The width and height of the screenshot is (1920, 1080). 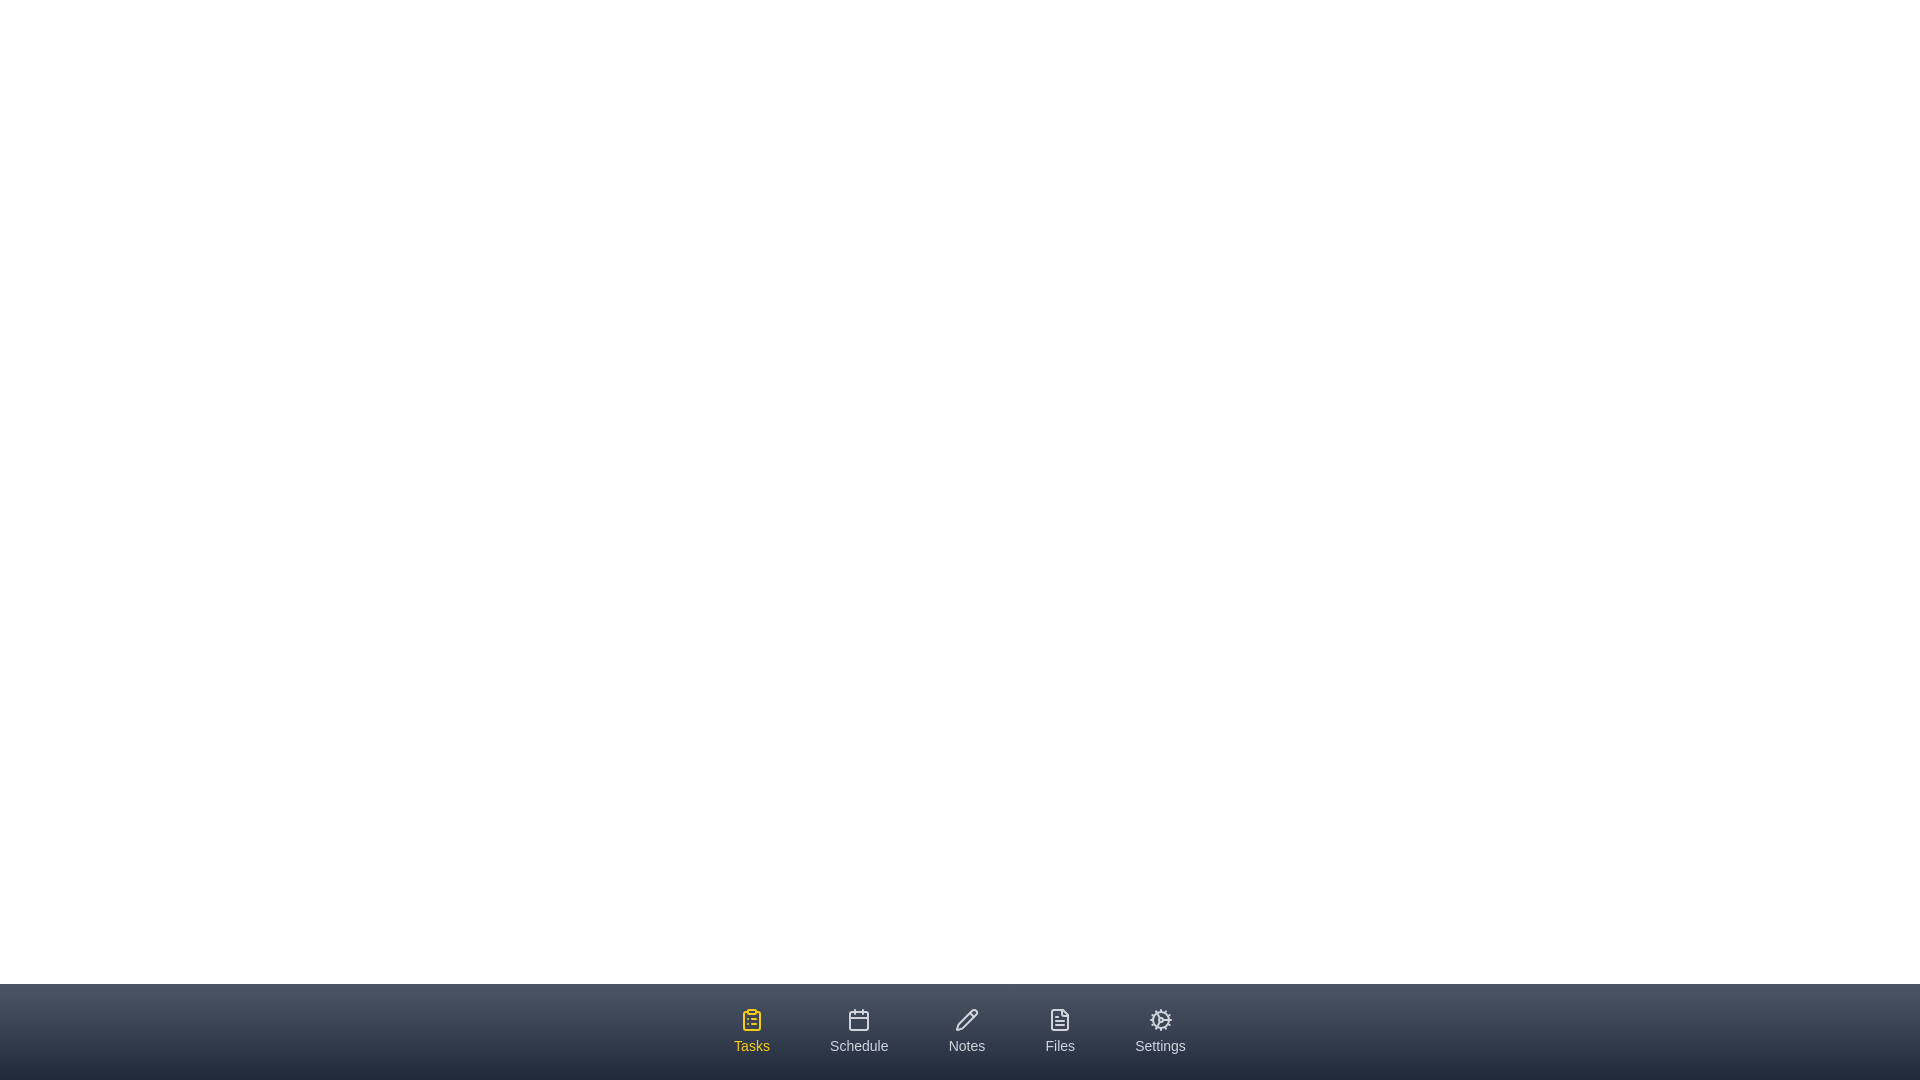 I want to click on the tab labeled Schedule by clicking on it, so click(x=859, y=1032).